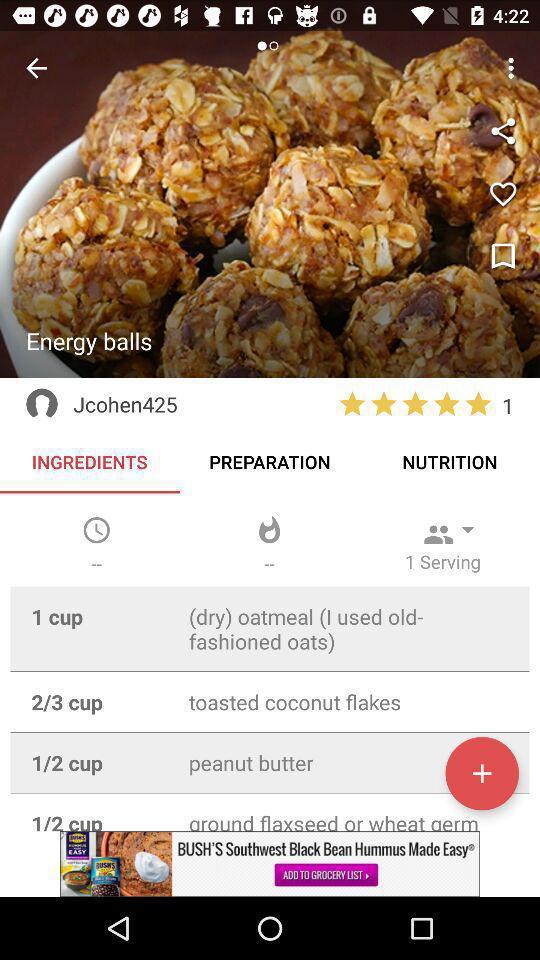 This screenshot has height=960, width=540. Describe the element at coordinates (270, 863) in the screenshot. I see `for addvertisement` at that location.